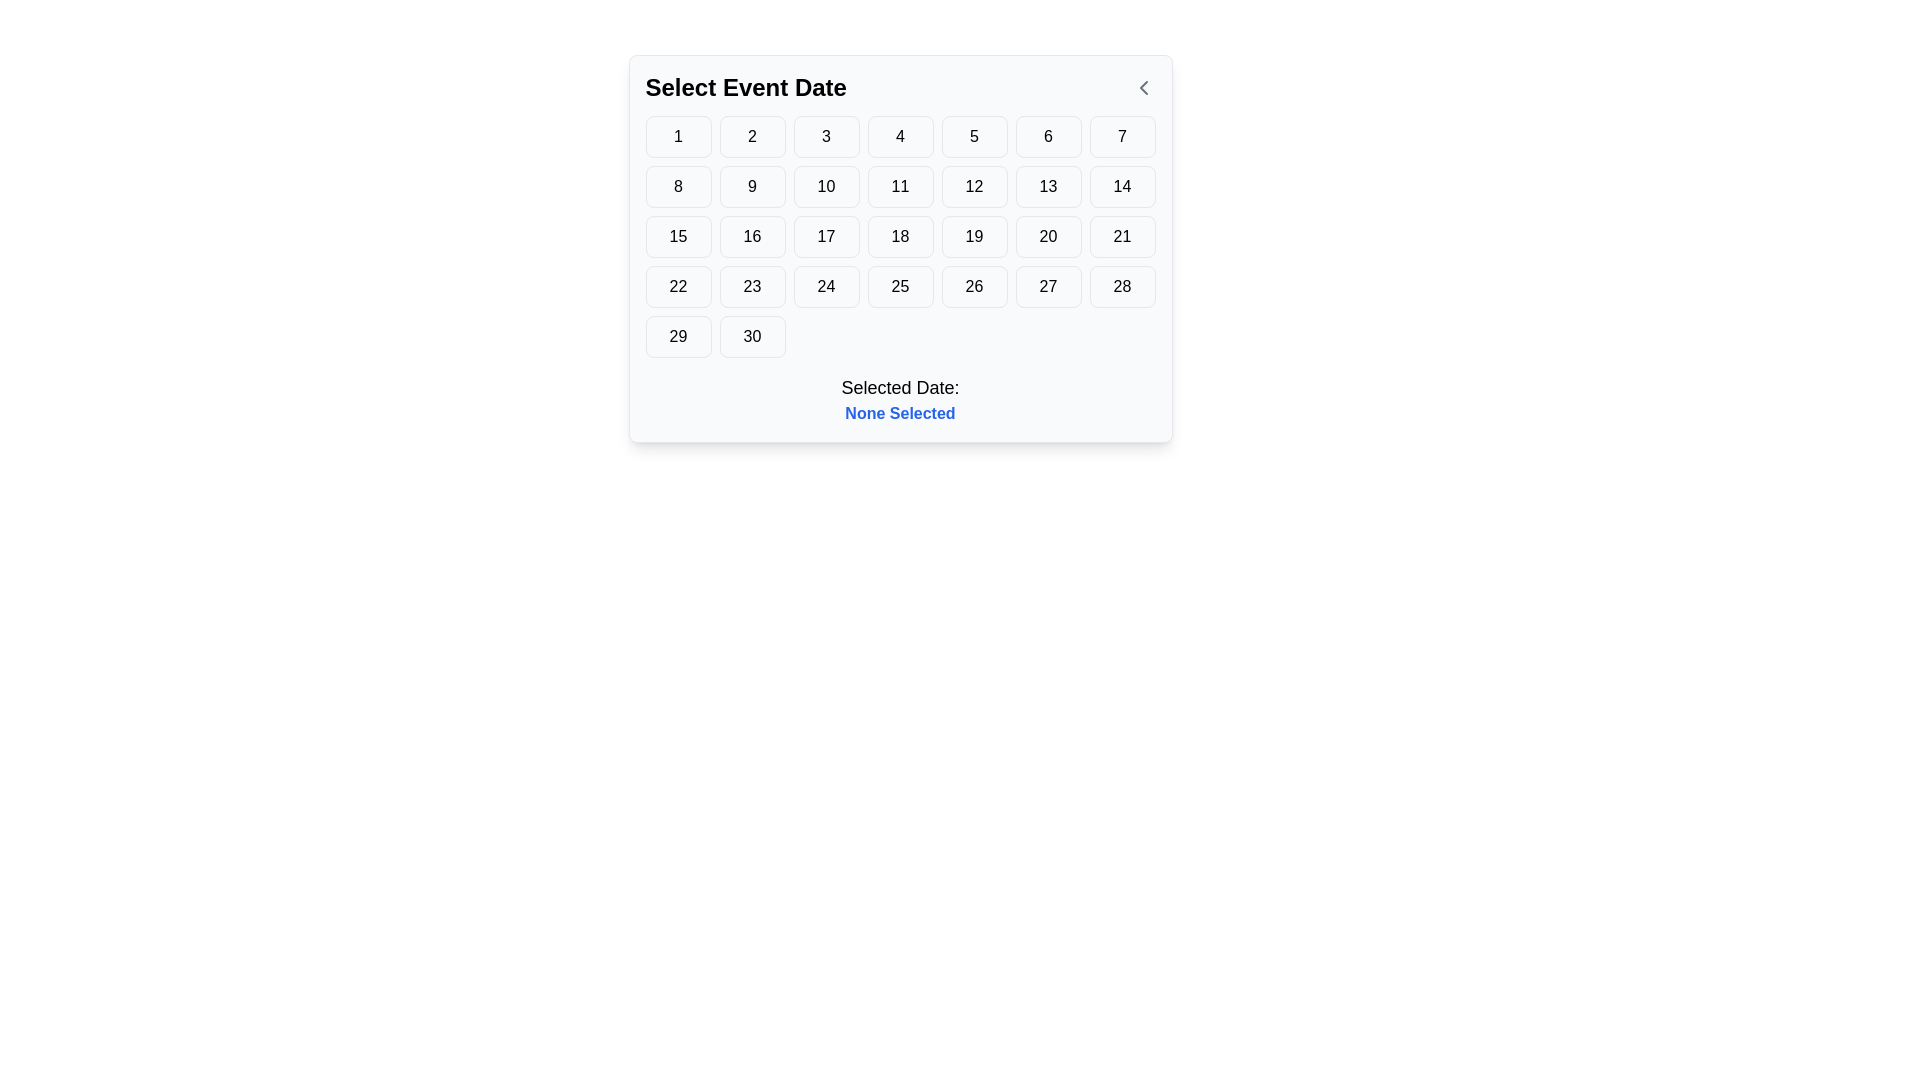  What do you see at coordinates (826, 136) in the screenshot?
I see `the button for selecting the date '3' in the calendar within the 'Select Event Date' modal` at bounding box center [826, 136].